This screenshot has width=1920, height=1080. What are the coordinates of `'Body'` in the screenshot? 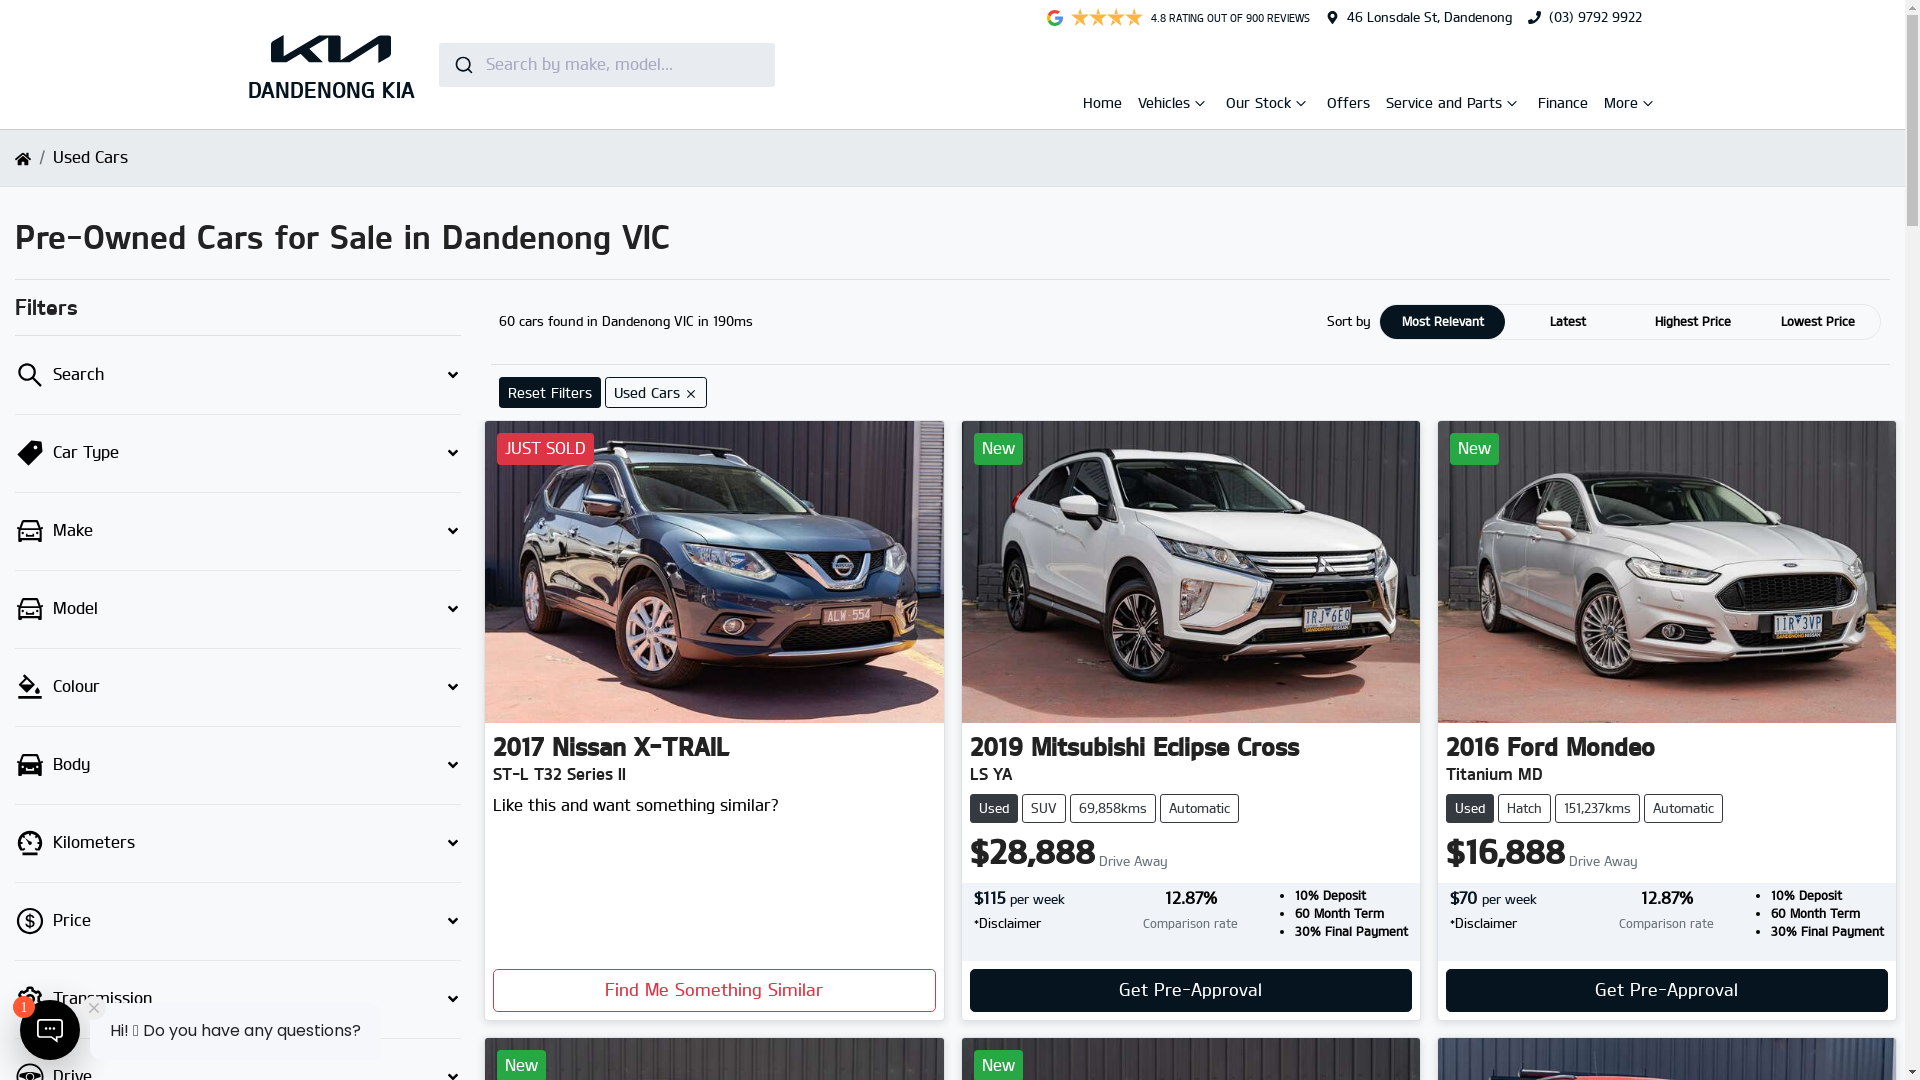 It's located at (238, 765).